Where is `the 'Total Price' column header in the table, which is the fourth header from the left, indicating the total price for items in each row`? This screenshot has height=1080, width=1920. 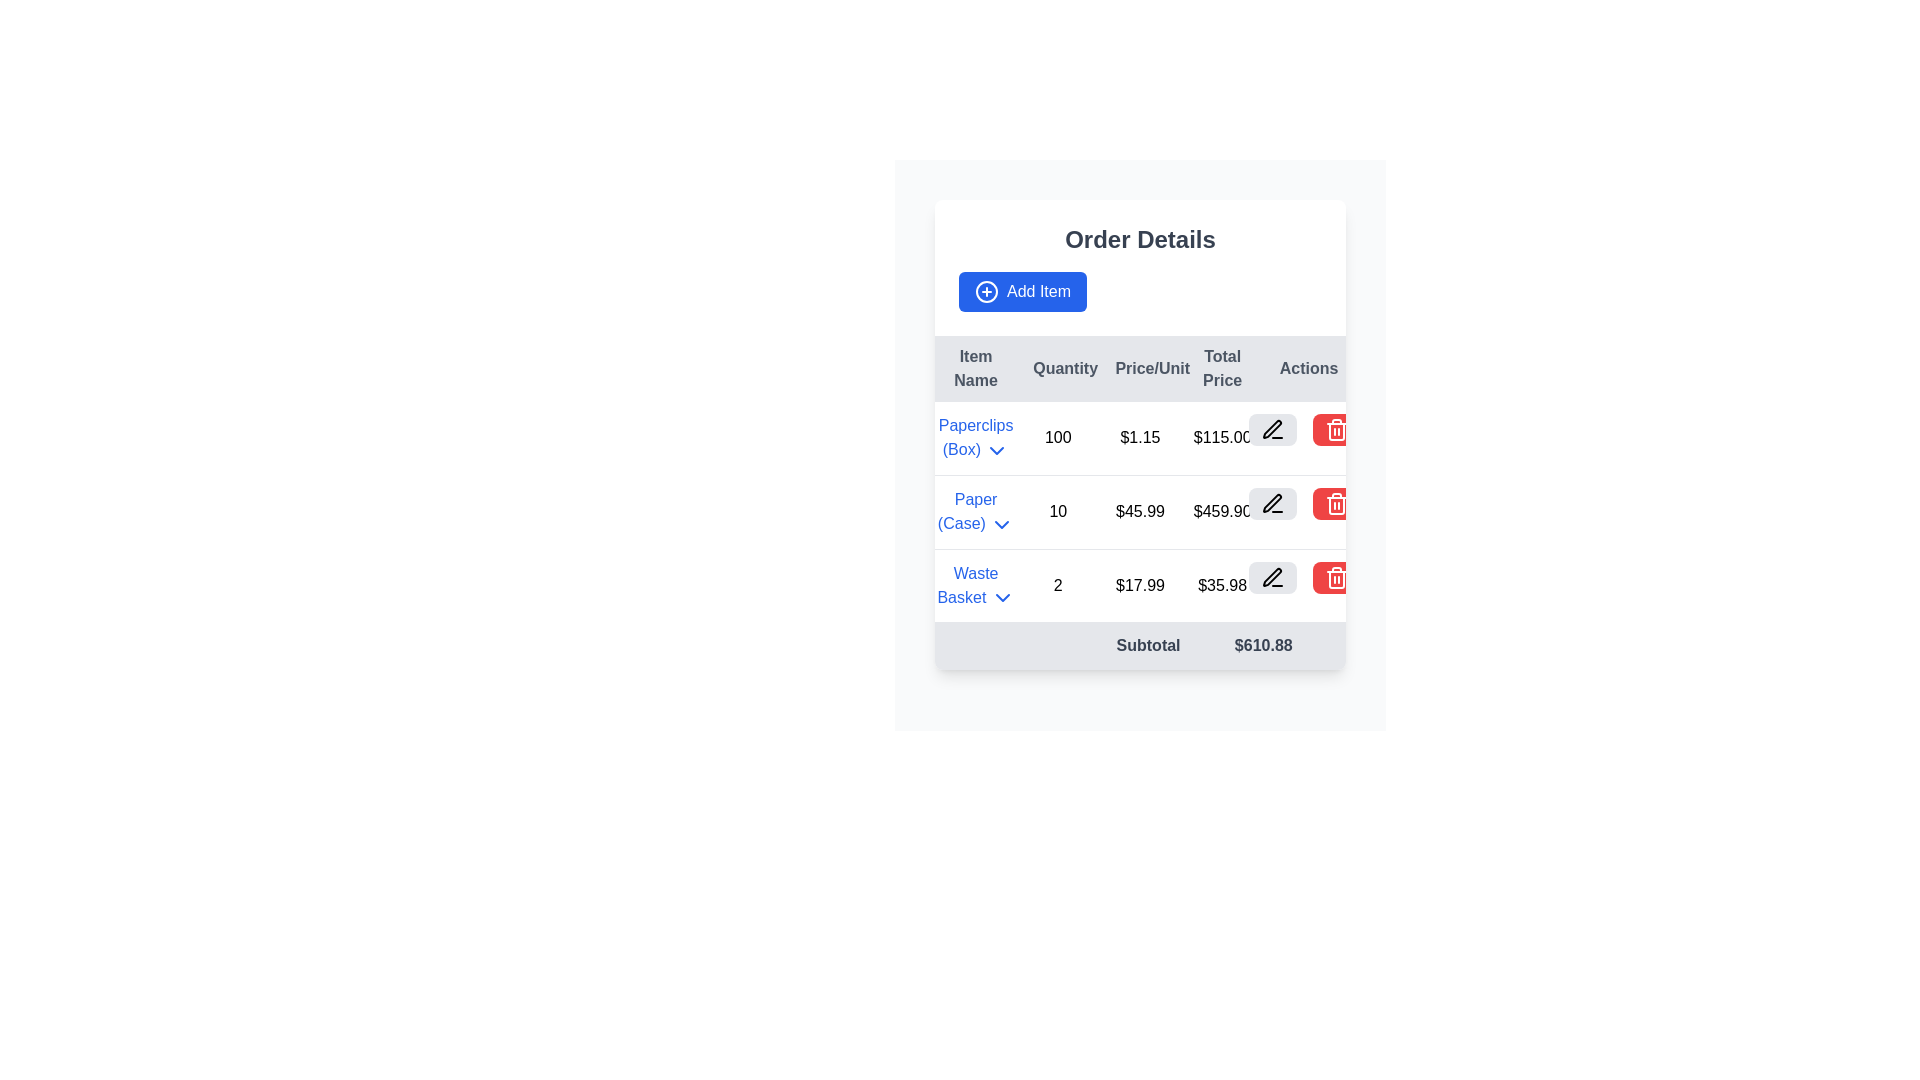
the 'Total Price' column header in the table, which is the fourth header from the left, indicating the total price for items in each row is located at coordinates (1221, 369).